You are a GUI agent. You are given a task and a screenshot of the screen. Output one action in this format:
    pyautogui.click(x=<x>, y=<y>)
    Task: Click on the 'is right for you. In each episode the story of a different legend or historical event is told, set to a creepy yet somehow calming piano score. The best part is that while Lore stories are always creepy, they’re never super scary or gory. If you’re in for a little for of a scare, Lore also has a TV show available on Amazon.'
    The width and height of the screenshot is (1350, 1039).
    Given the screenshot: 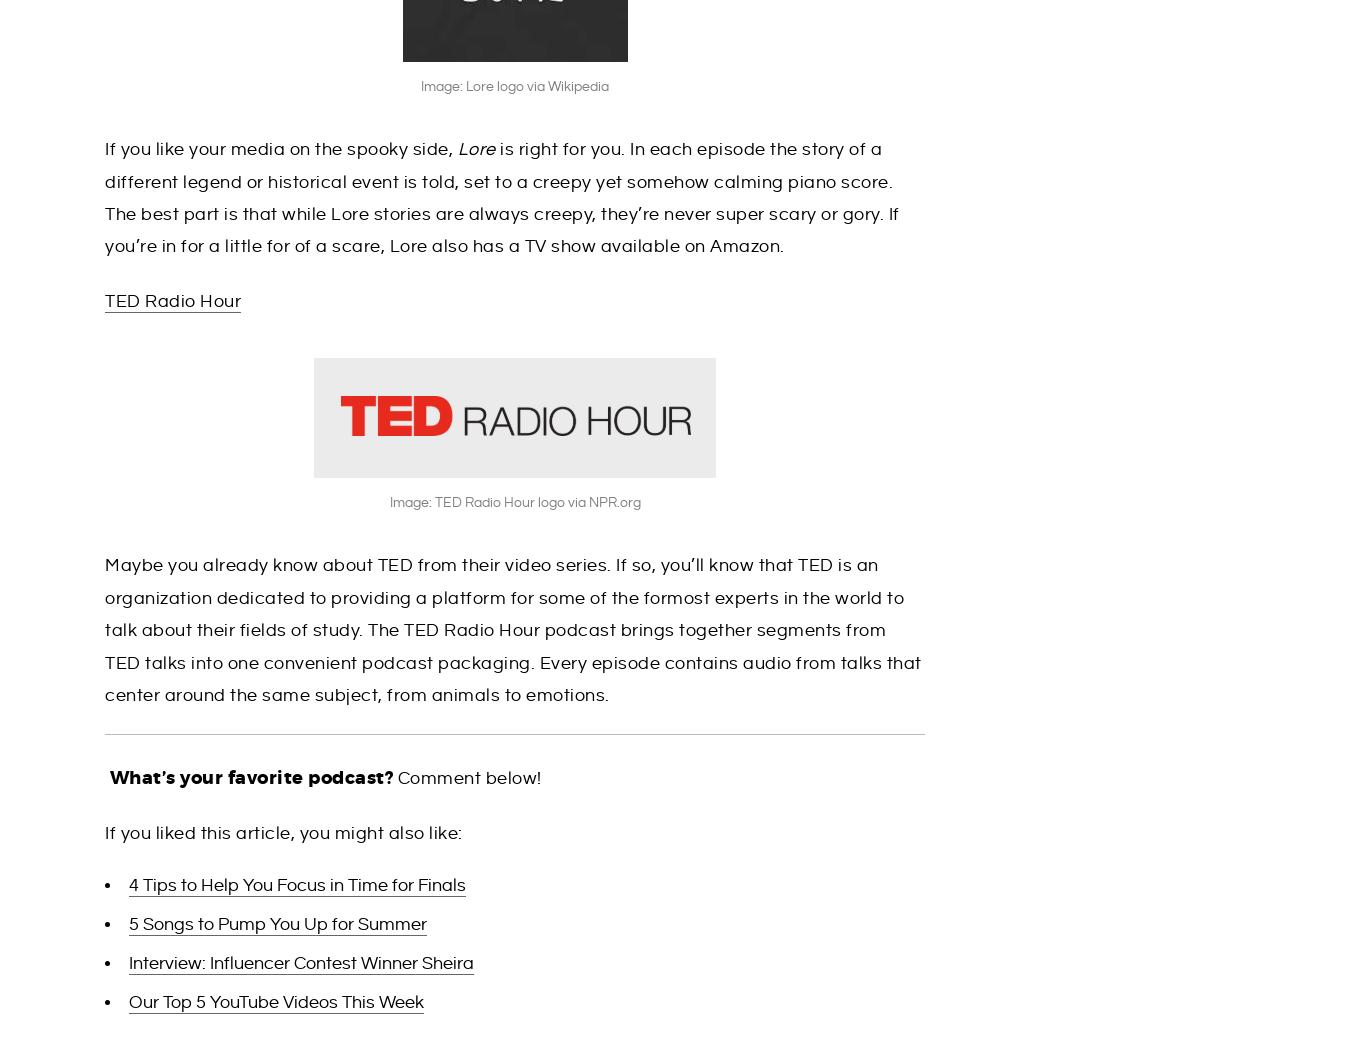 What is the action you would take?
    pyautogui.click(x=104, y=198)
    